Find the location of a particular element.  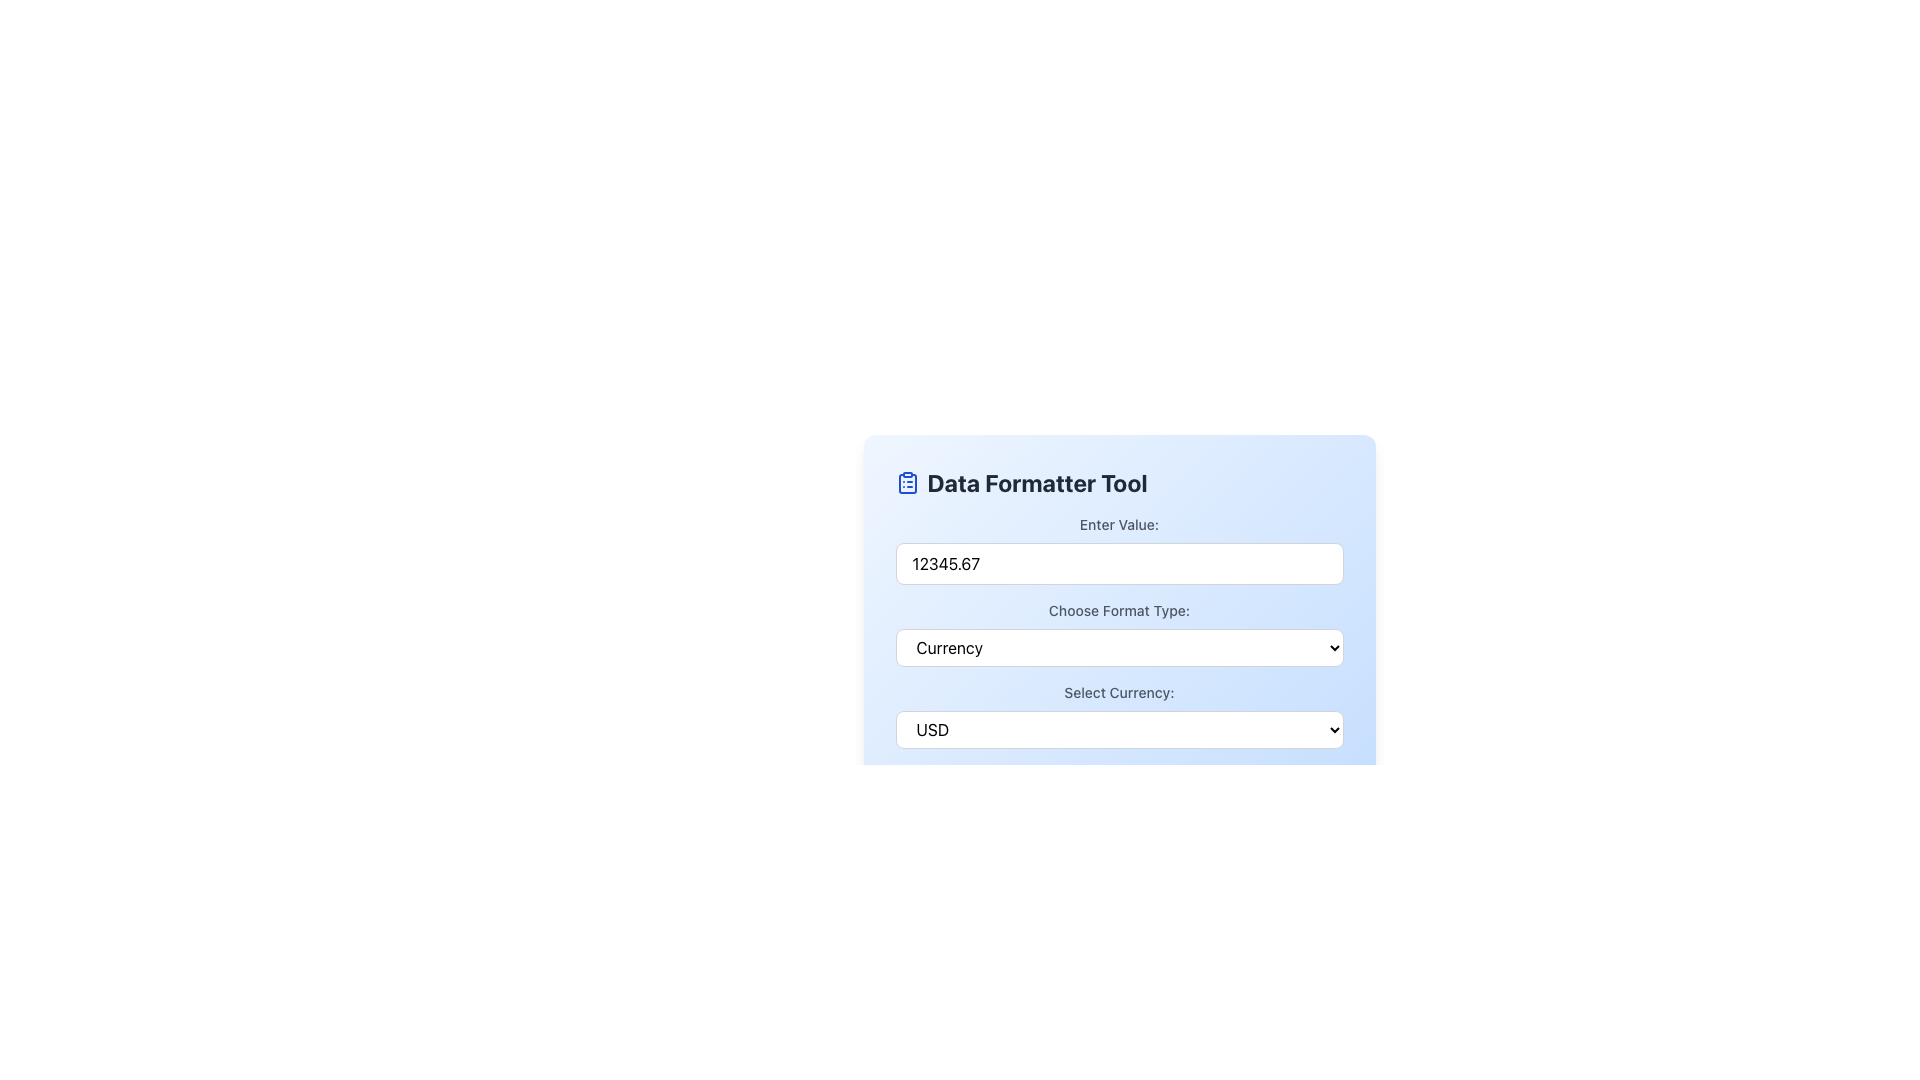

the text input field labeled 'Enter Value:' is located at coordinates (1118, 550).